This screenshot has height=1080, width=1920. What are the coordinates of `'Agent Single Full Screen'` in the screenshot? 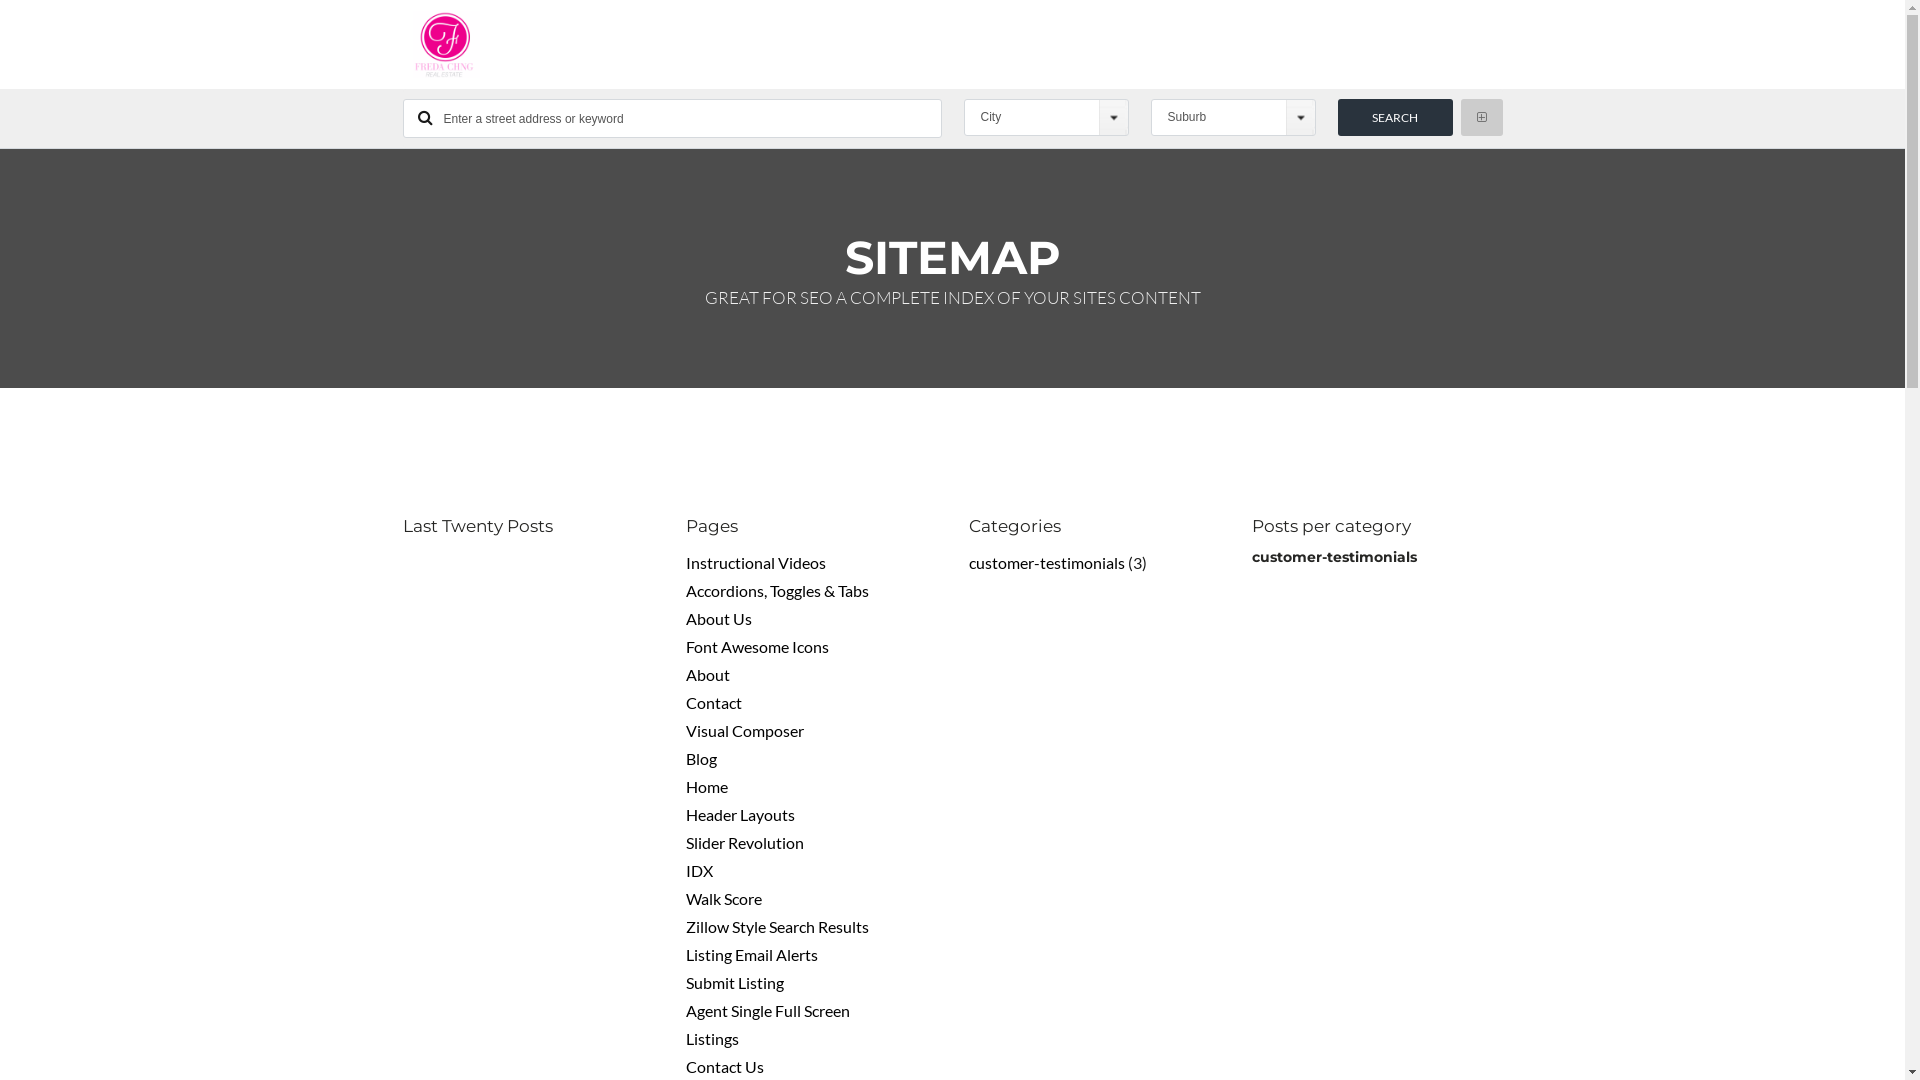 It's located at (686, 1010).